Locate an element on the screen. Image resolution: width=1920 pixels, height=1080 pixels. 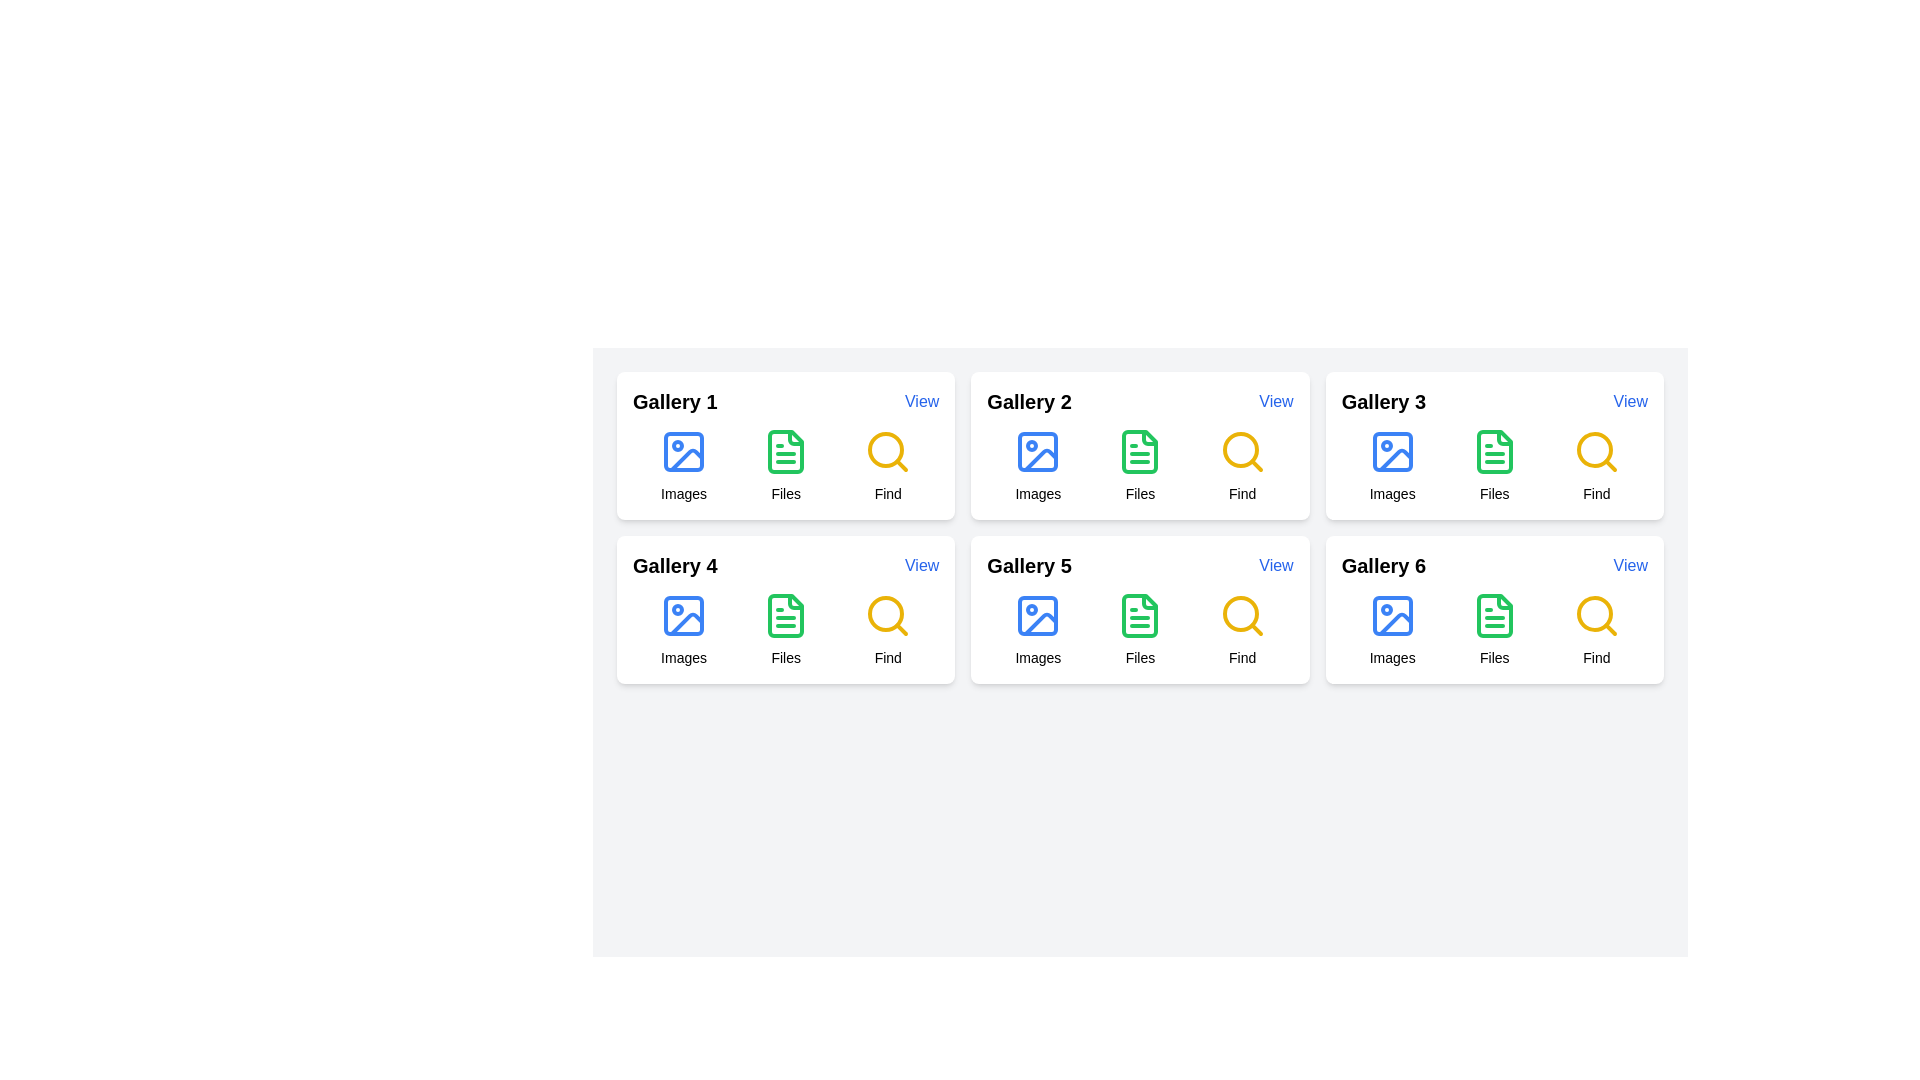
the 'Find' icon with text in the 'Gallery 5' section is located at coordinates (1241, 628).